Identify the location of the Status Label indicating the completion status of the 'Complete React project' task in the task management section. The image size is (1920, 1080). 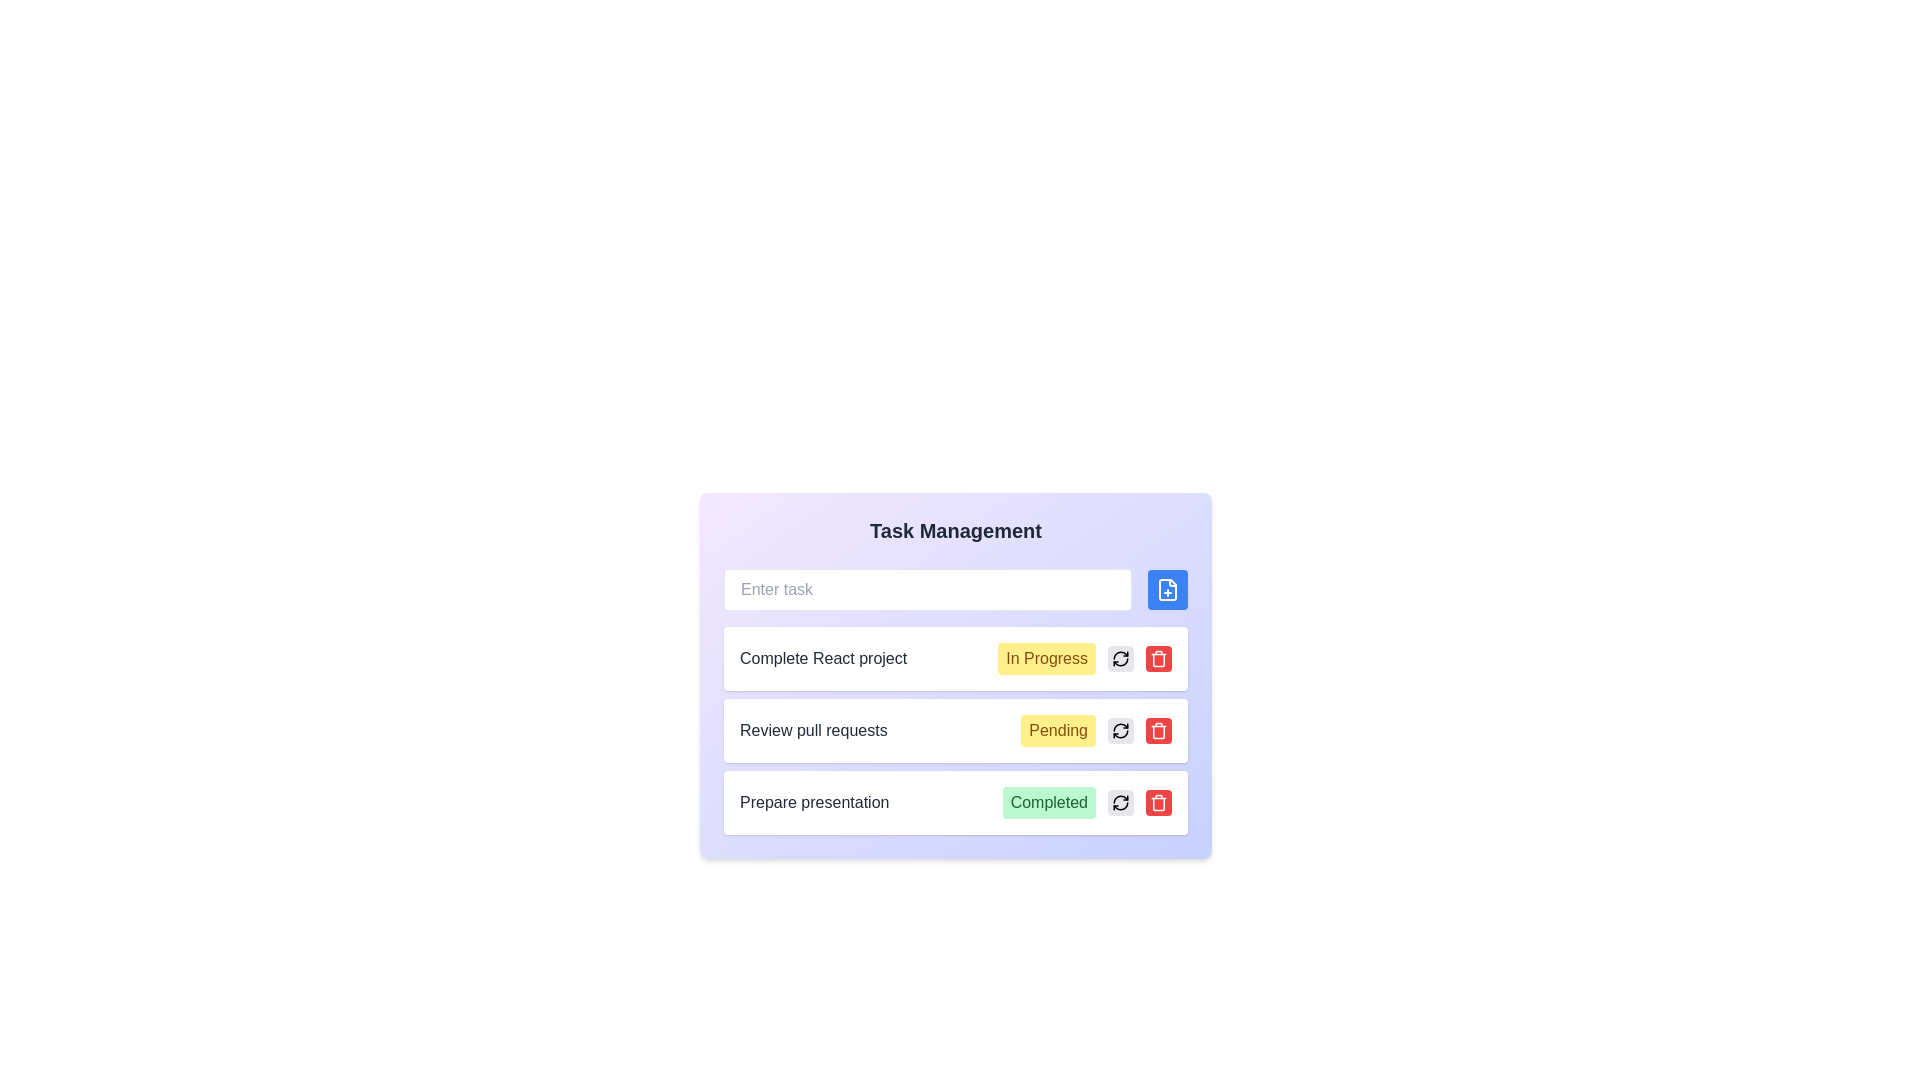
(1046, 659).